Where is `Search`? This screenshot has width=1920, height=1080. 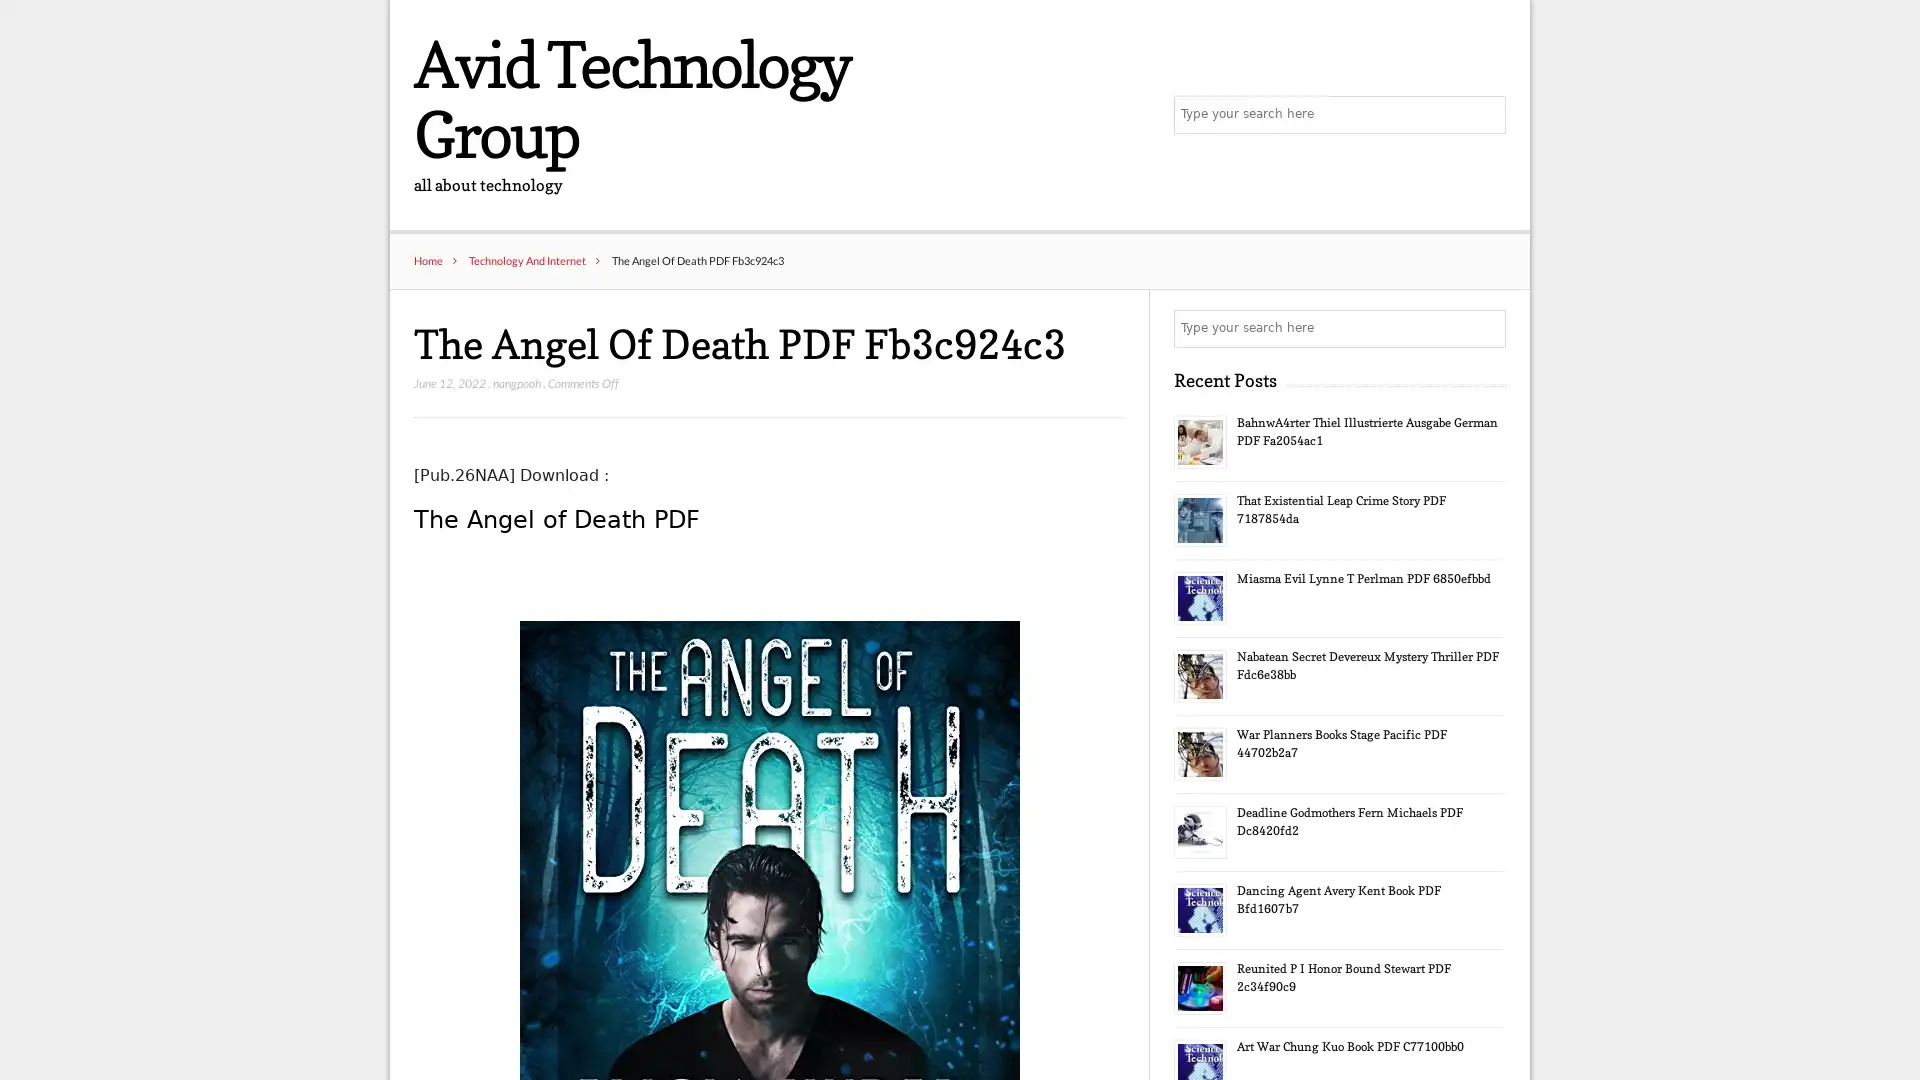 Search is located at coordinates (1485, 115).